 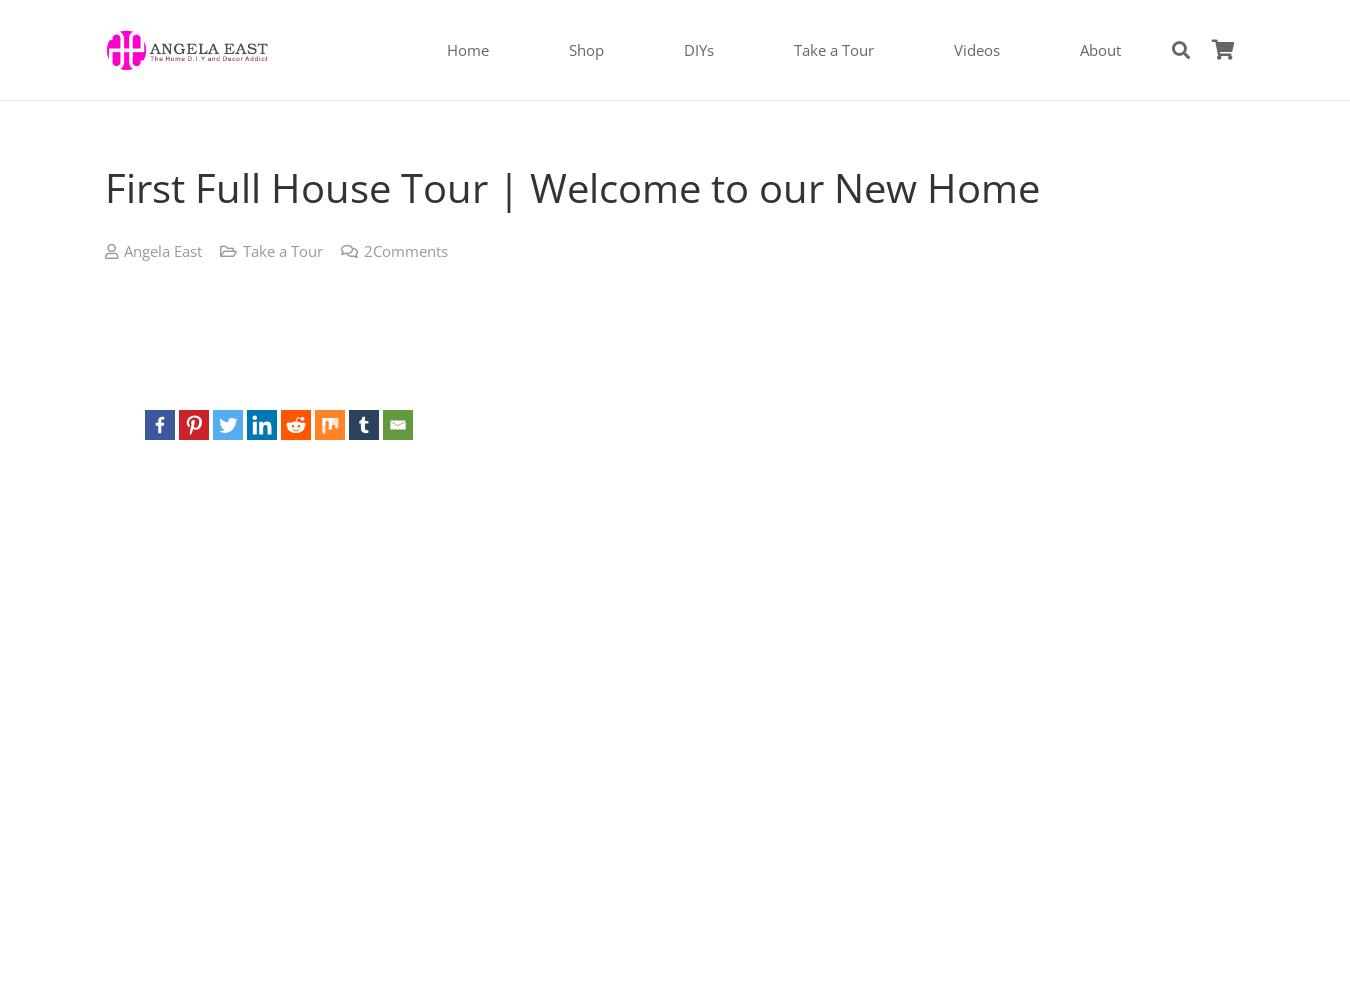 I want to click on 'First Full House Tour | Welcome to our New Home', so click(x=572, y=186).